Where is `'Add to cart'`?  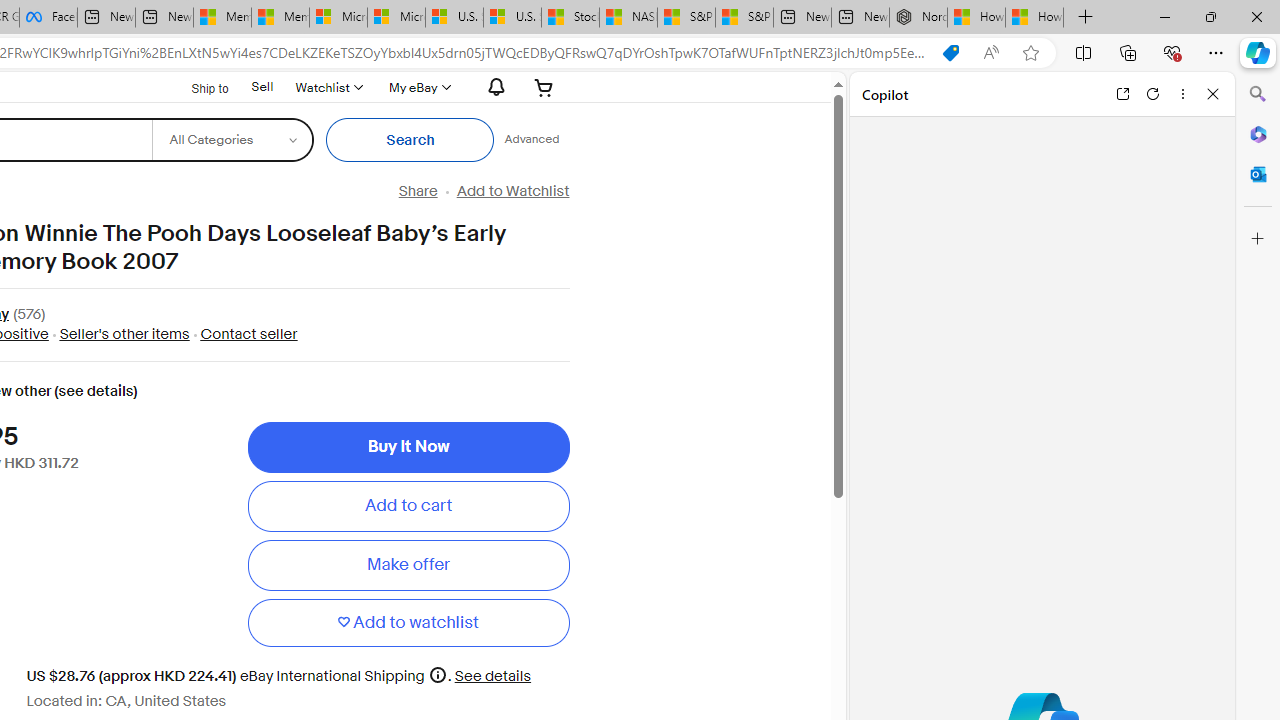 'Add to cart' is located at coordinates (407, 505).